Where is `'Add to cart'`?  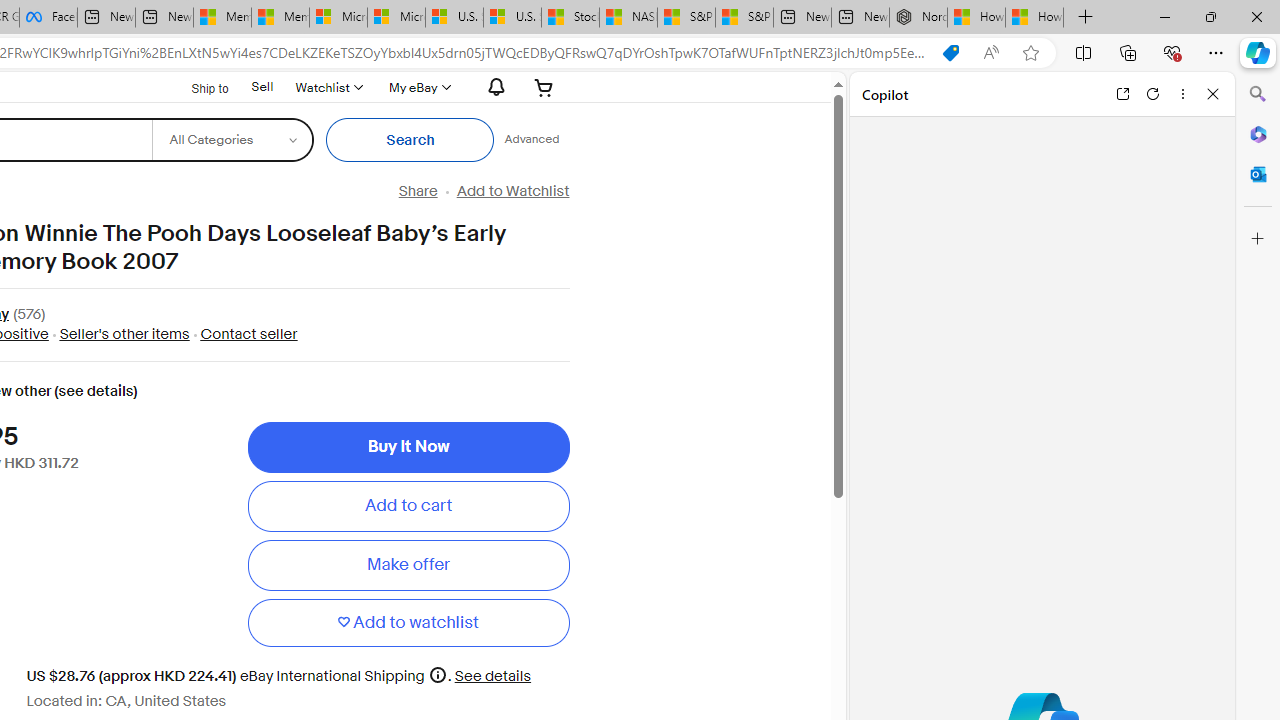 'Add to cart' is located at coordinates (407, 505).